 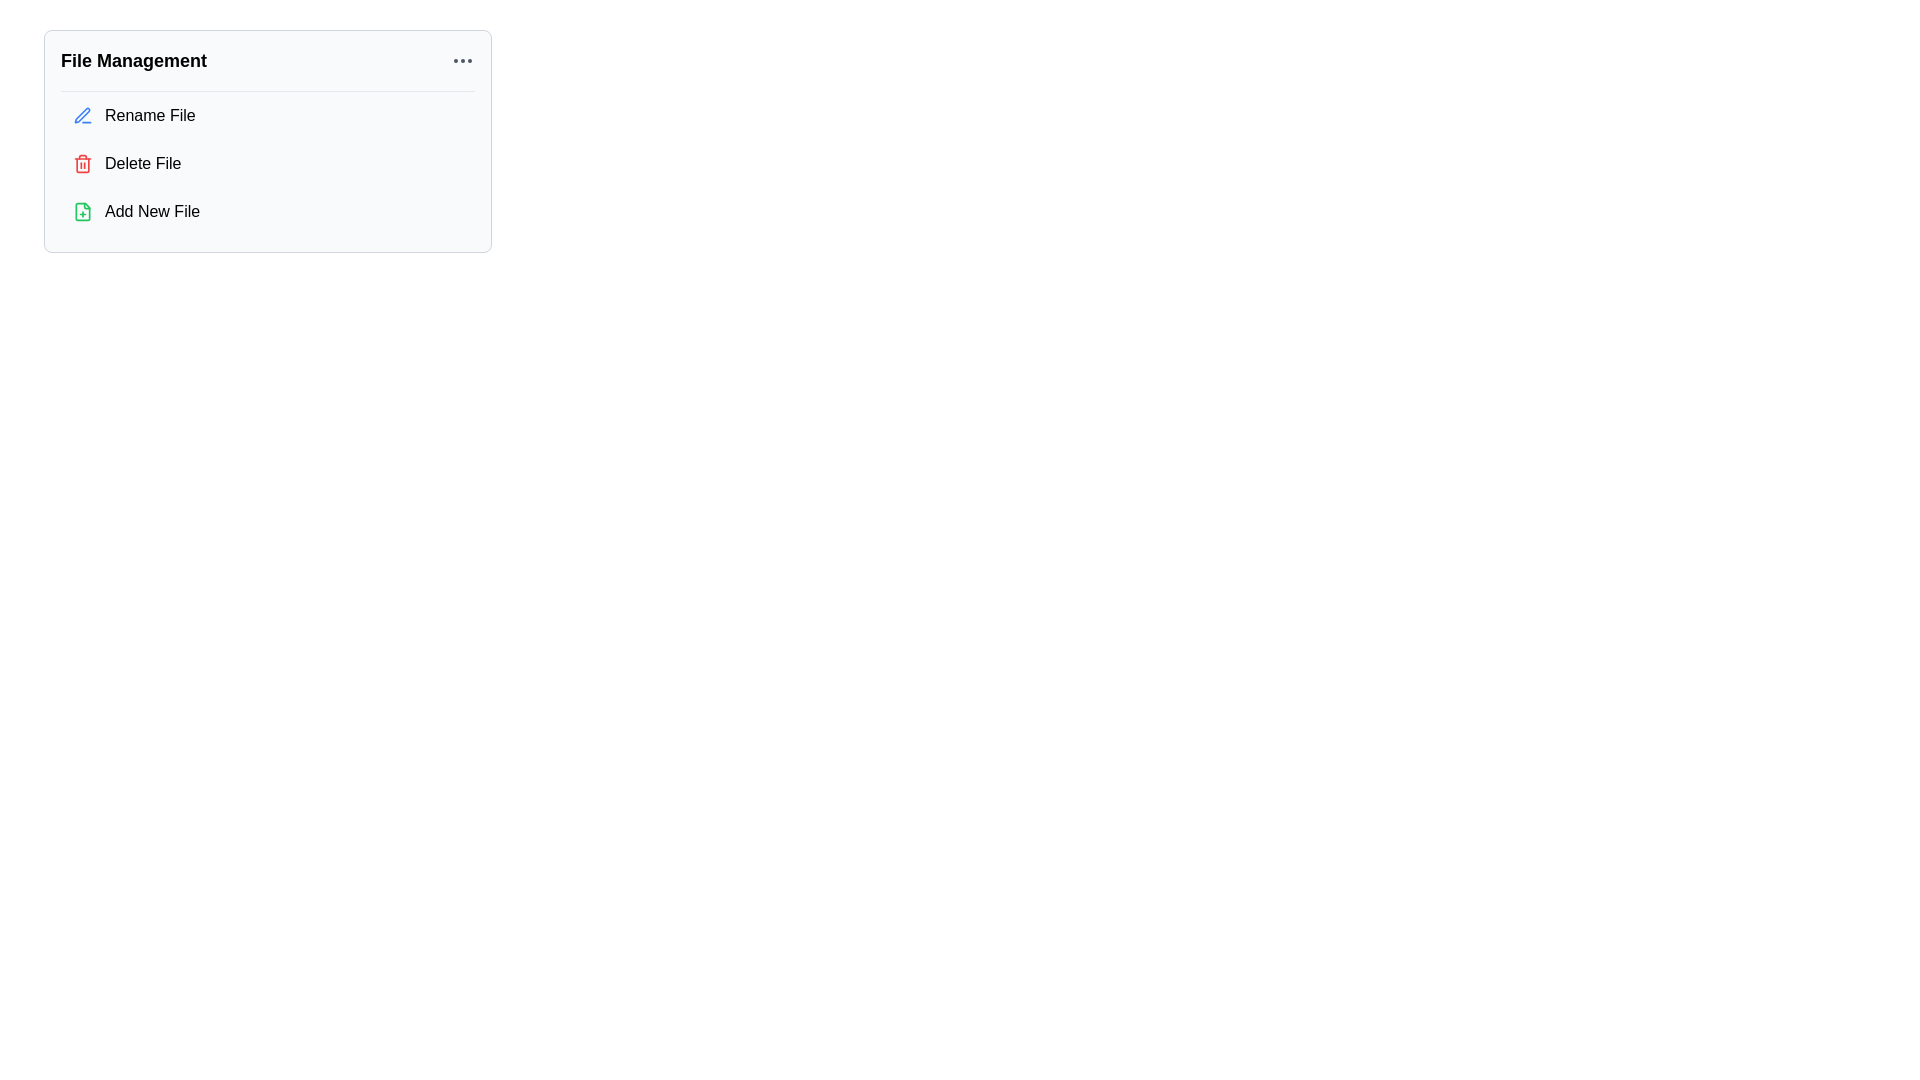 I want to click on the 'More Options' button to toggle the menu visibility, so click(x=461, y=60).